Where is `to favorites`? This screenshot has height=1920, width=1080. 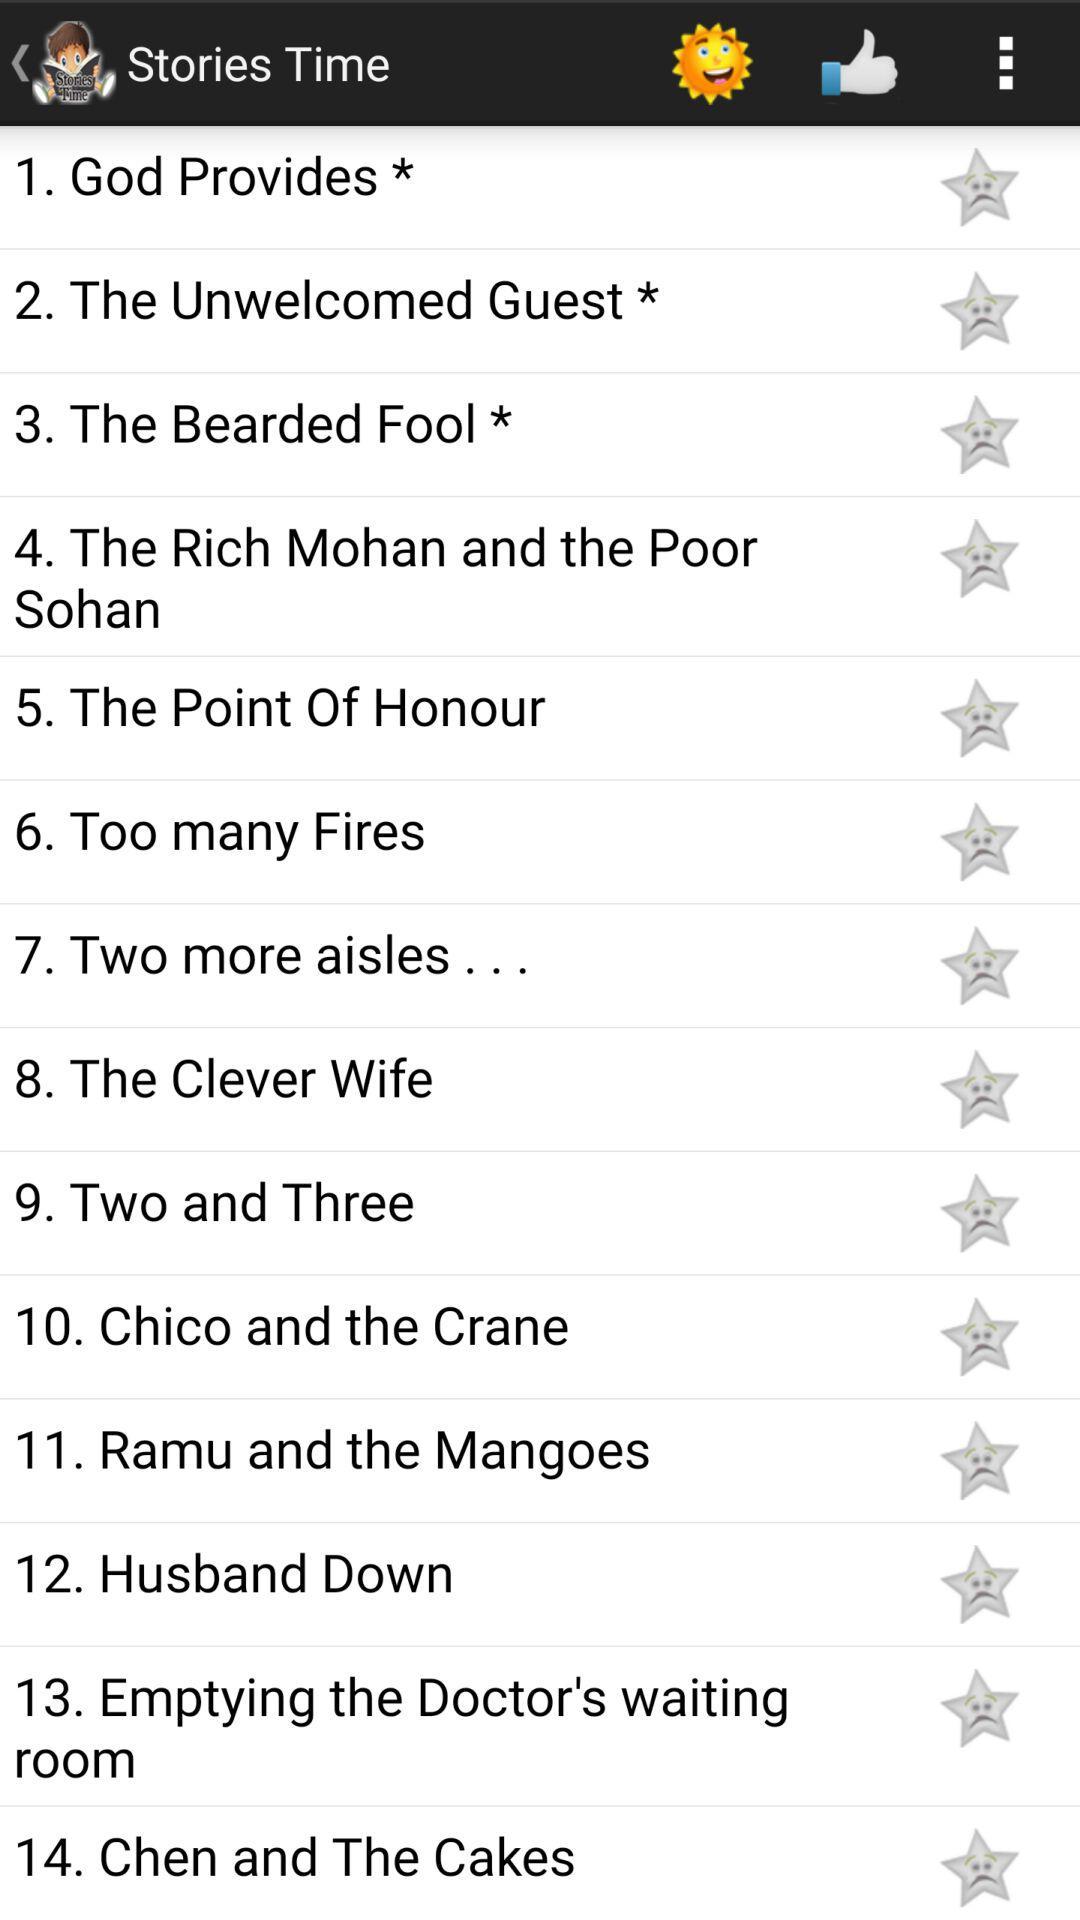 to favorites is located at coordinates (978, 1707).